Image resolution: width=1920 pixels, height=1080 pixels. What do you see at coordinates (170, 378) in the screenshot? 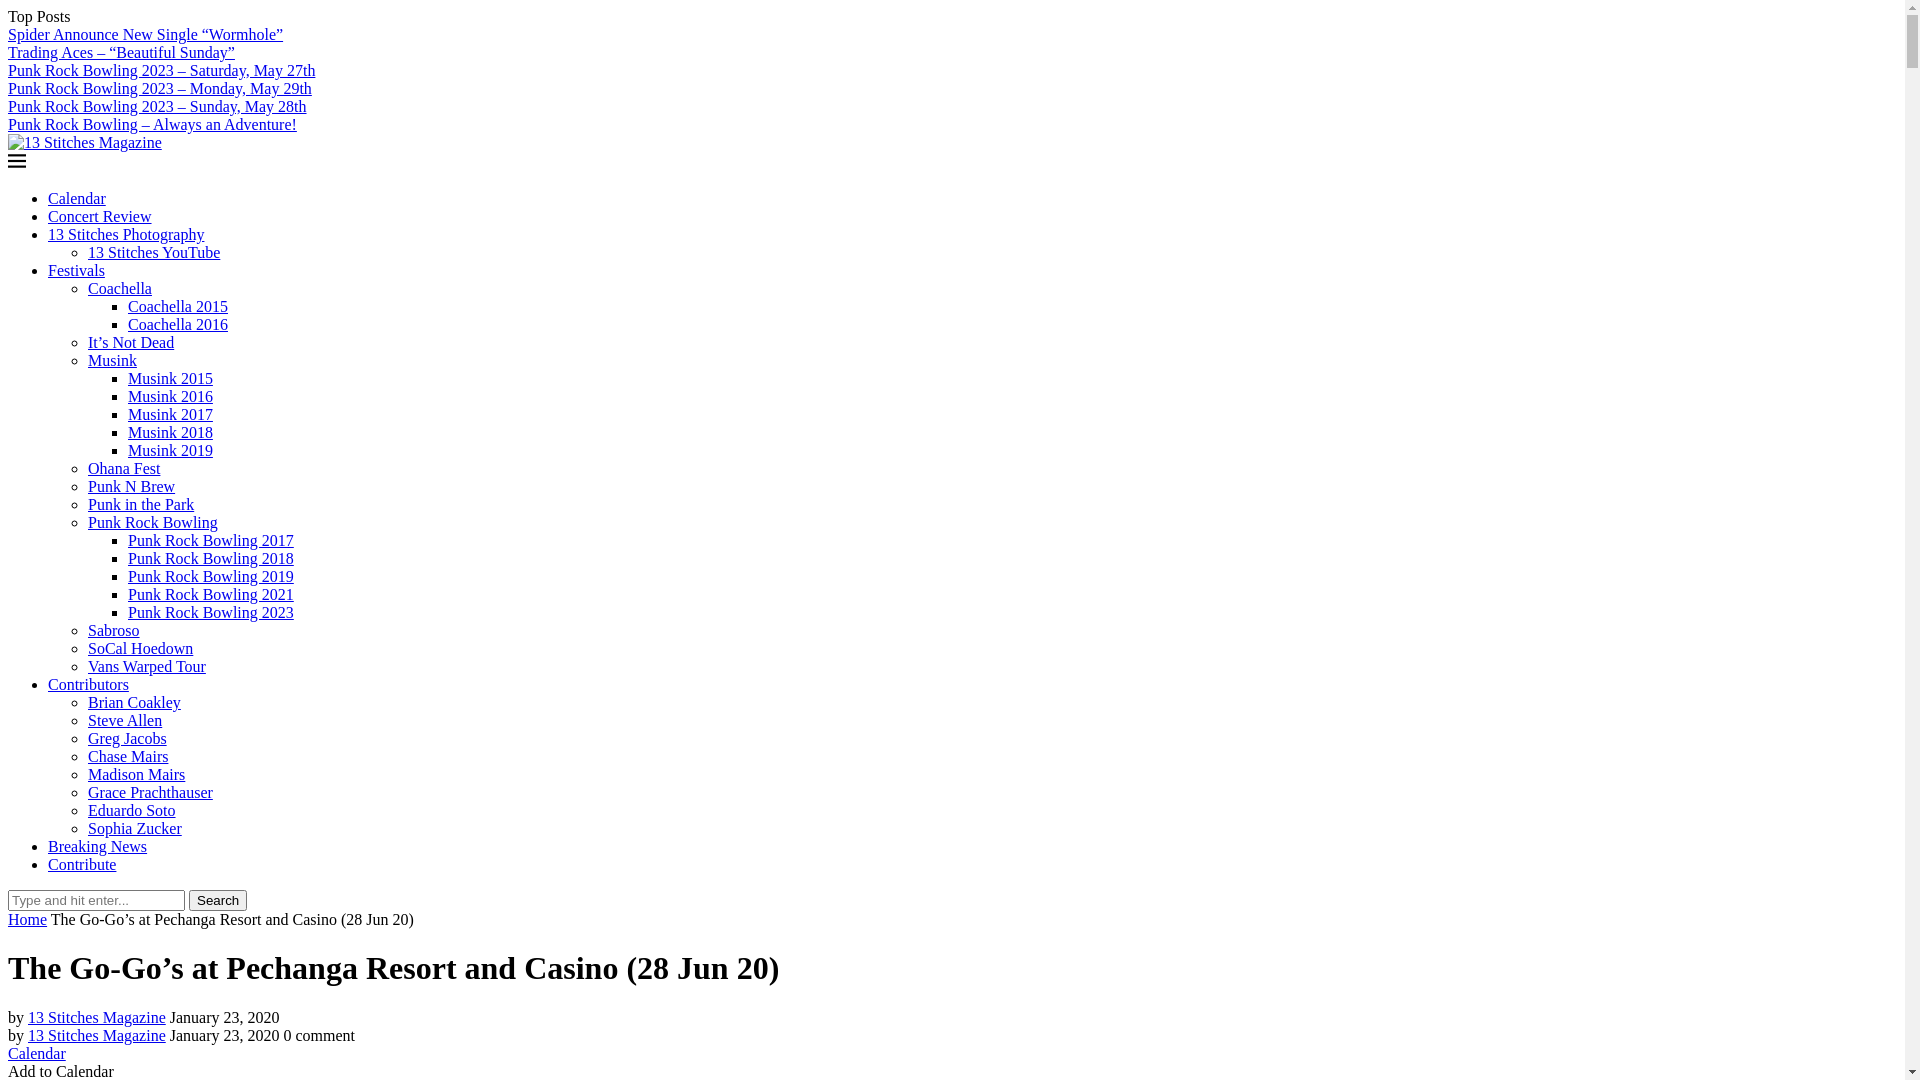
I see `'Musink 2015'` at bounding box center [170, 378].